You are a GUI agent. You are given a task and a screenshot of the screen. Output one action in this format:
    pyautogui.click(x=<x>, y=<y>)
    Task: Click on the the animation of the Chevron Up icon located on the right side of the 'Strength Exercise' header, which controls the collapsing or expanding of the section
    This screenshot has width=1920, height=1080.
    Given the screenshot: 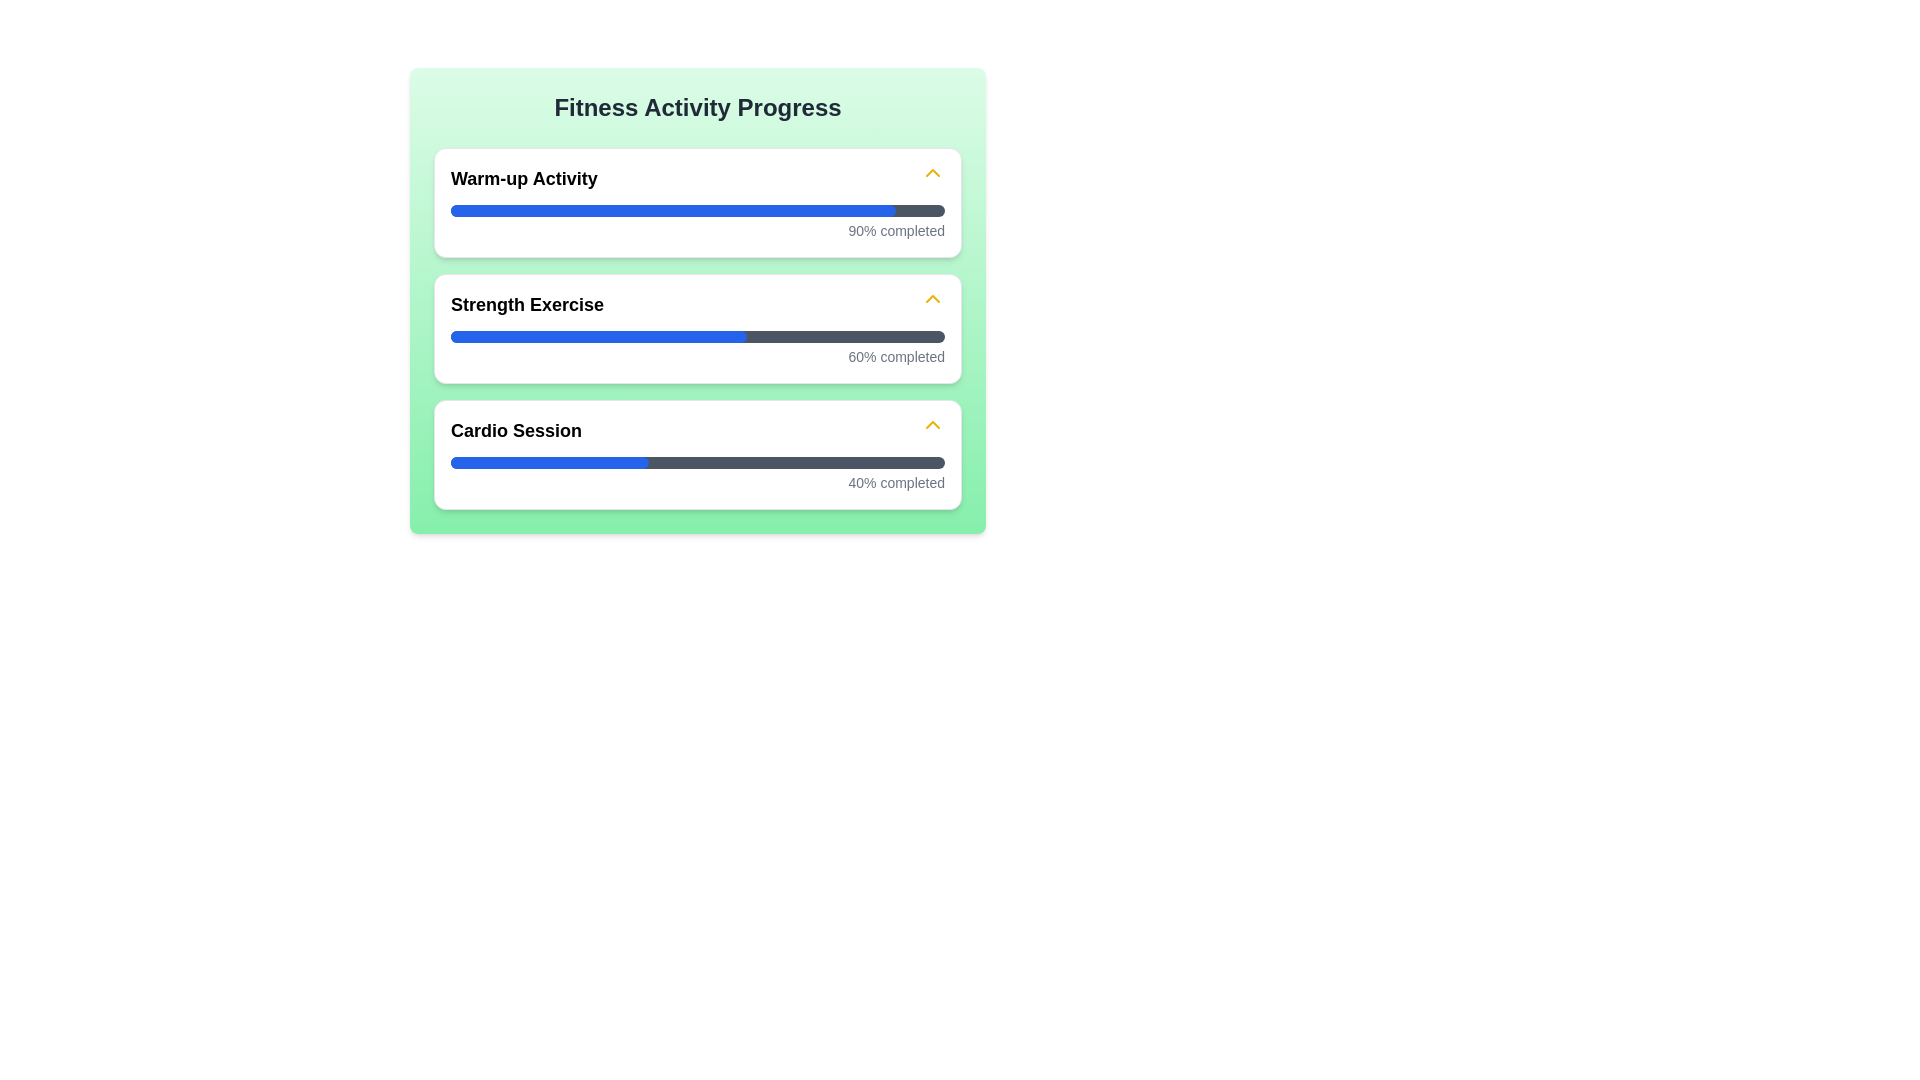 What is the action you would take?
    pyautogui.click(x=931, y=301)
    